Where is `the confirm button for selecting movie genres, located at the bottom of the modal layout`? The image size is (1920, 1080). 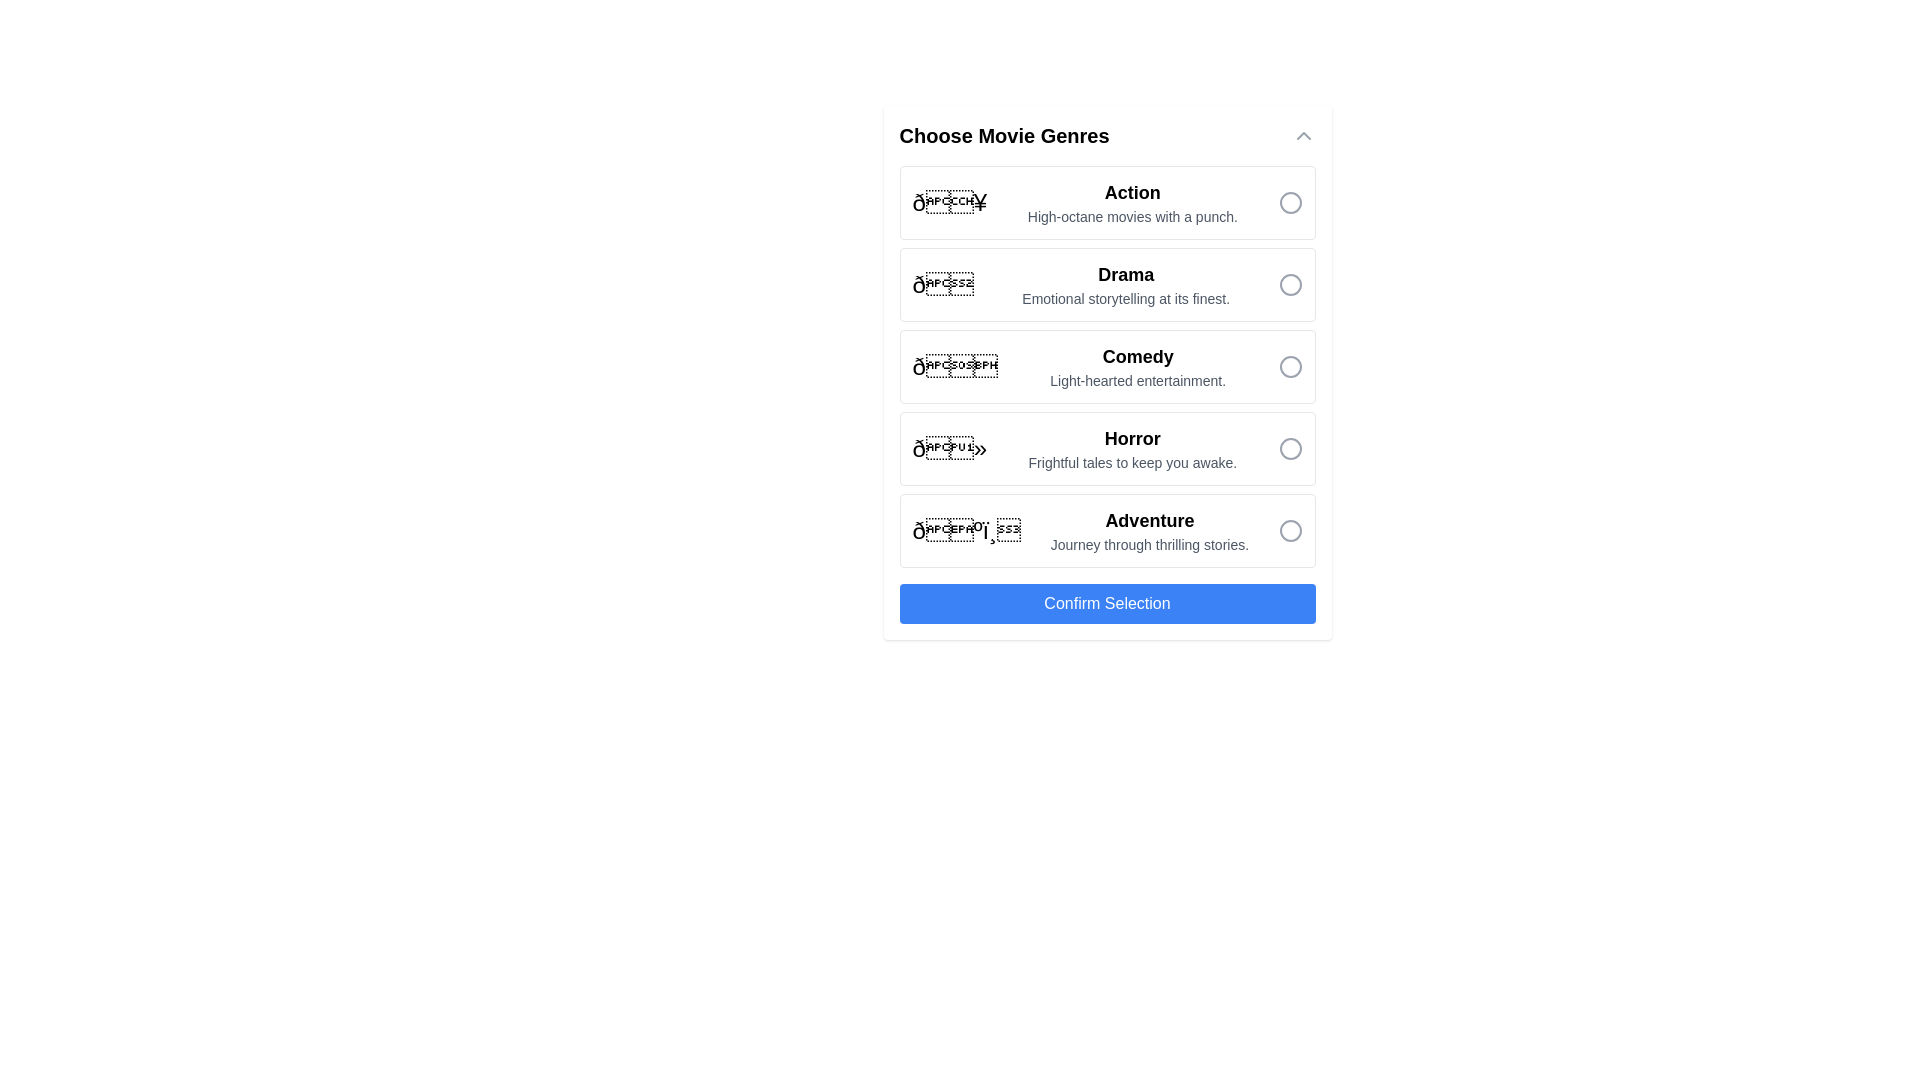
the confirm button for selecting movie genres, located at the bottom of the modal layout is located at coordinates (1106, 603).